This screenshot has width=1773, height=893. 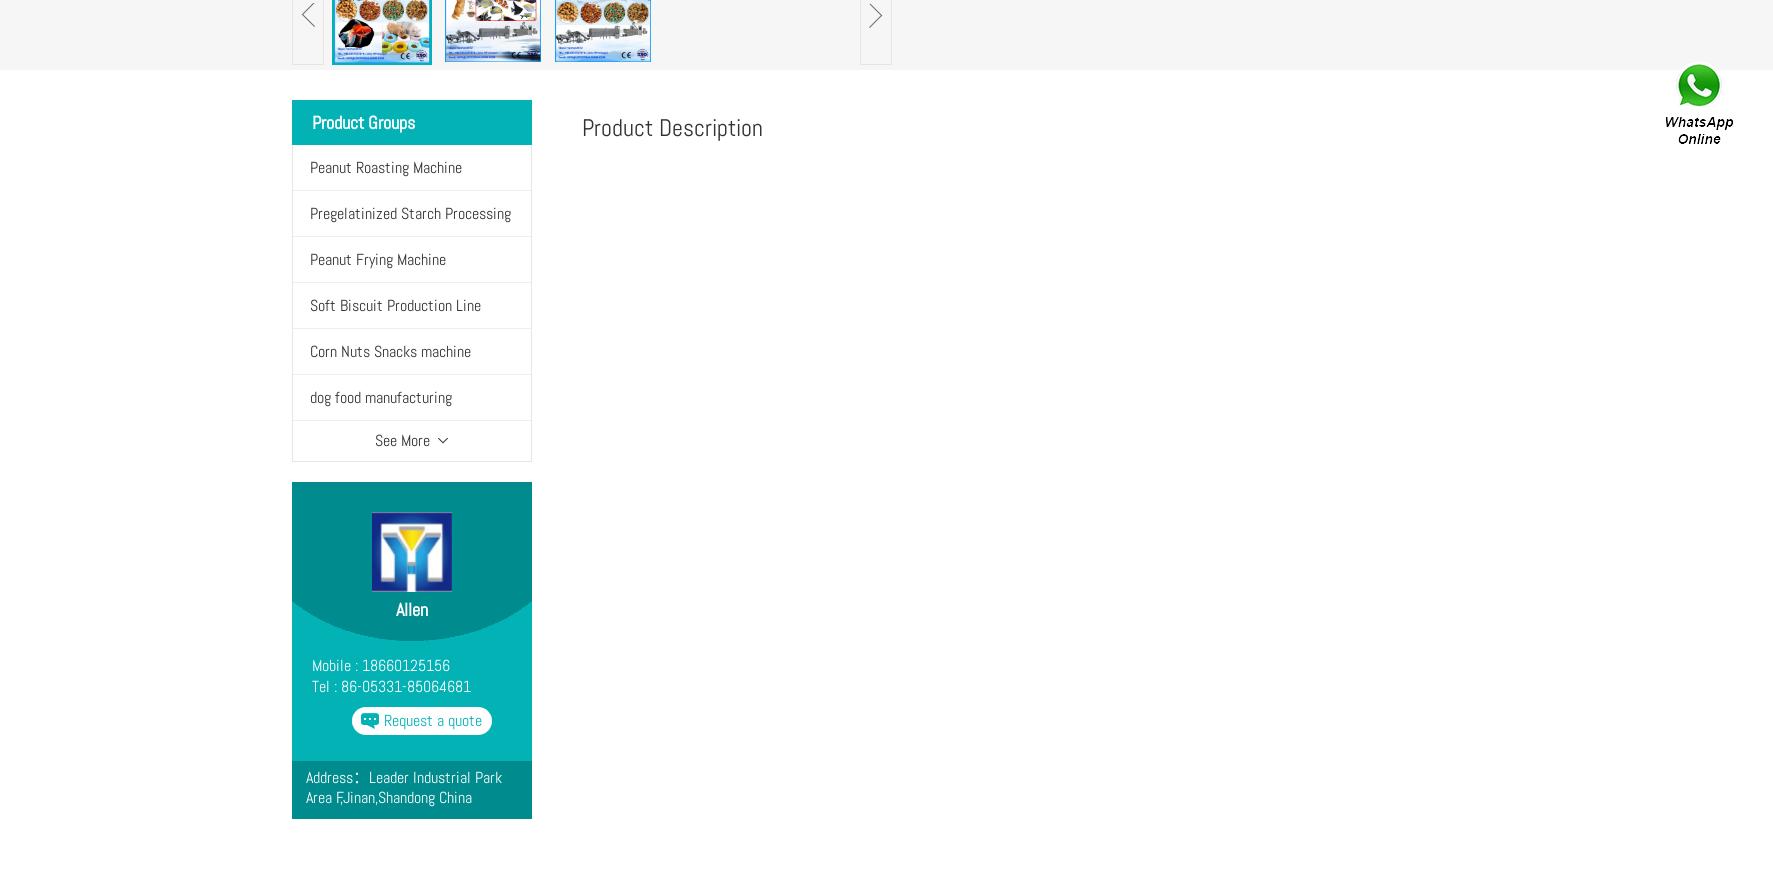 What do you see at coordinates (389, 351) in the screenshot?
I see `'Corn Nuts Snacks machine'` at bounding box center [389, 351].